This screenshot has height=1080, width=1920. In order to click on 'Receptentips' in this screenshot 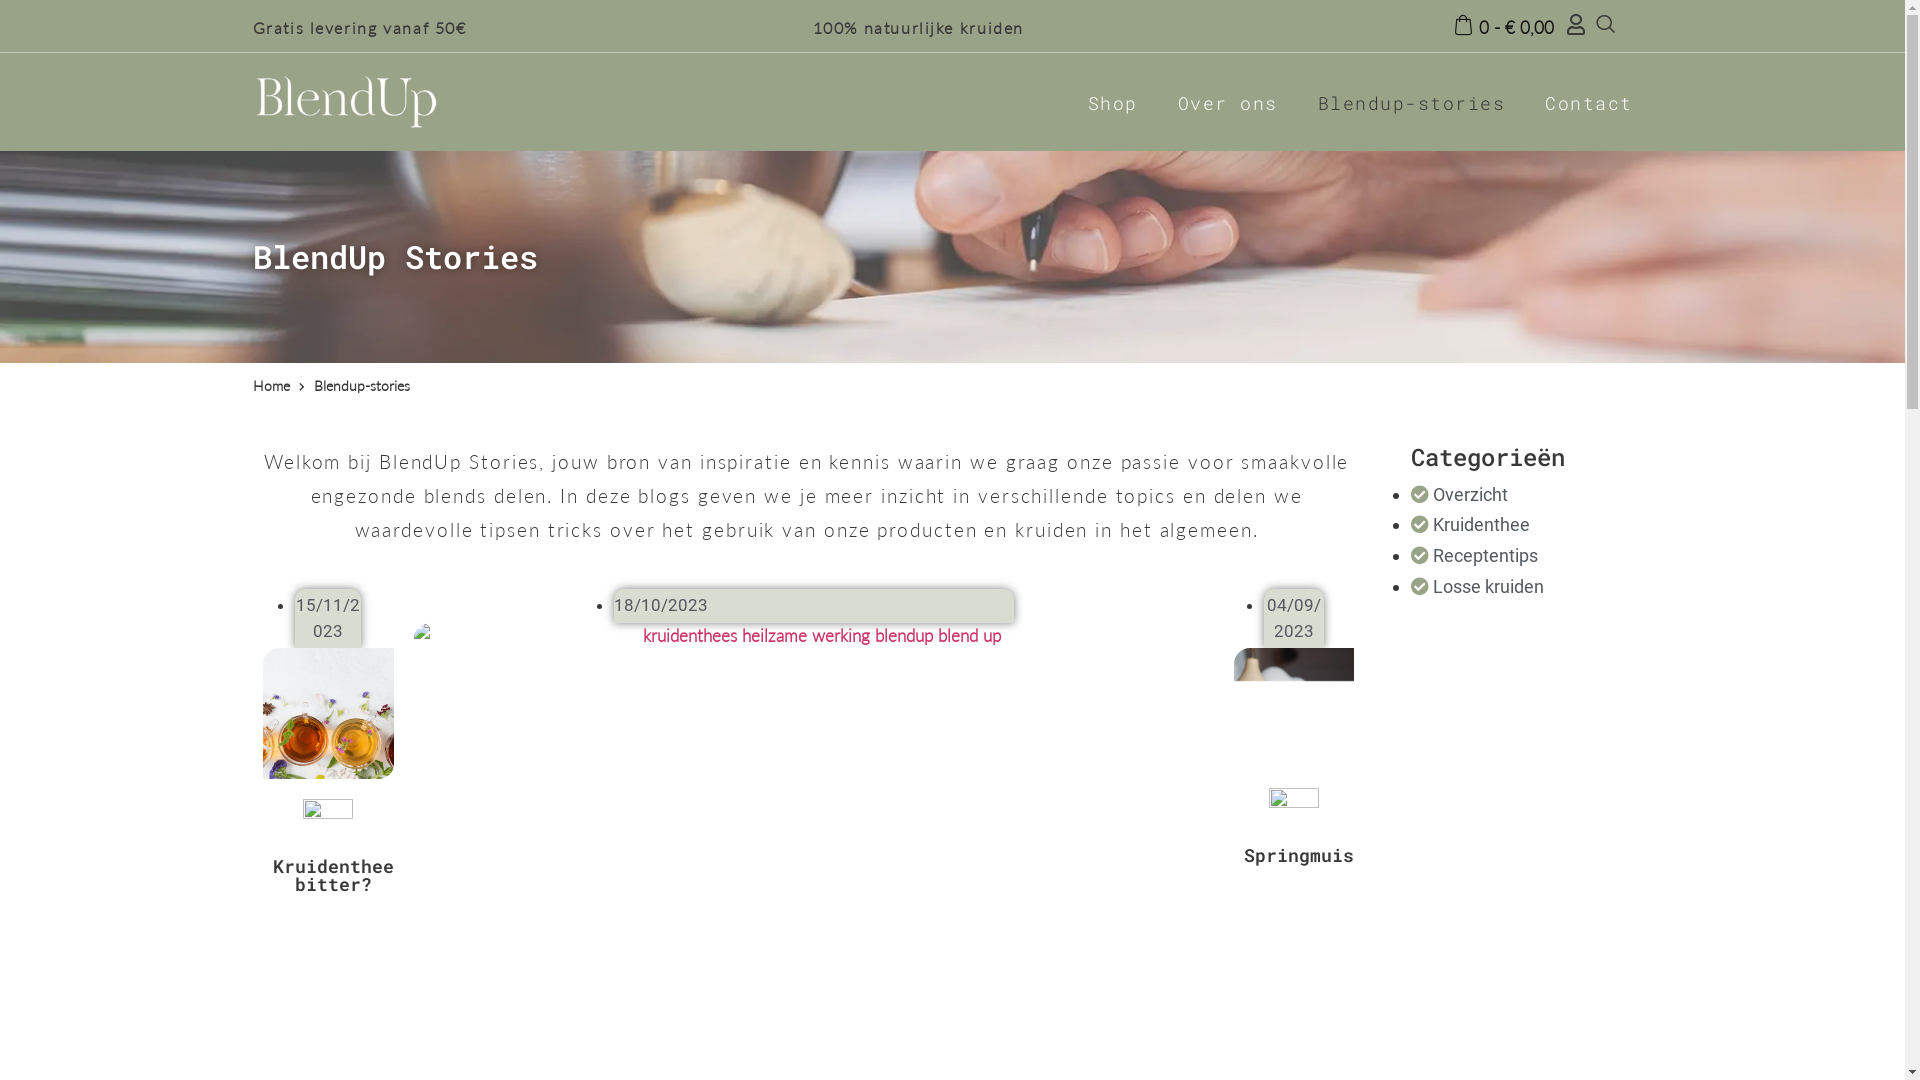, I will do `click(1474, 555)`.